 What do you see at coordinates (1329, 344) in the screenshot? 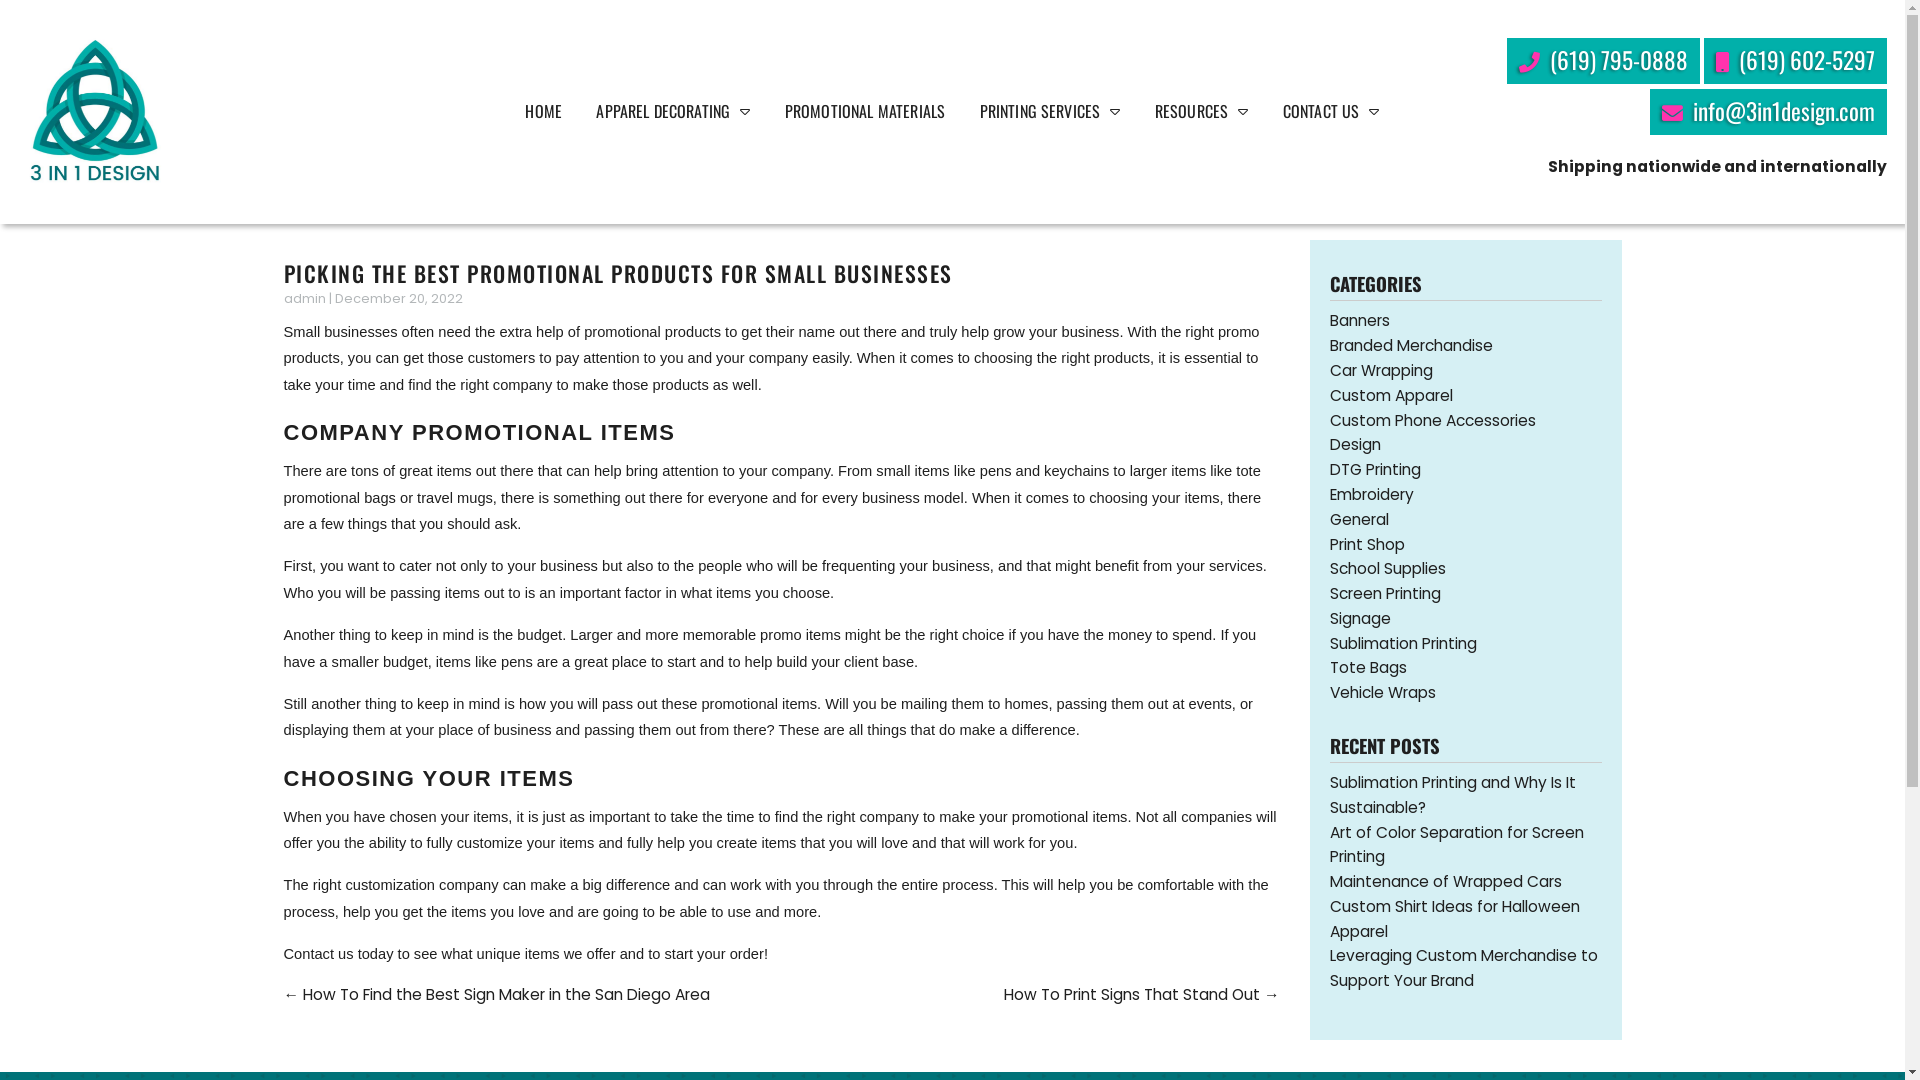
I see `'Branded Merchandise'` at bounding box center [1329, 344].